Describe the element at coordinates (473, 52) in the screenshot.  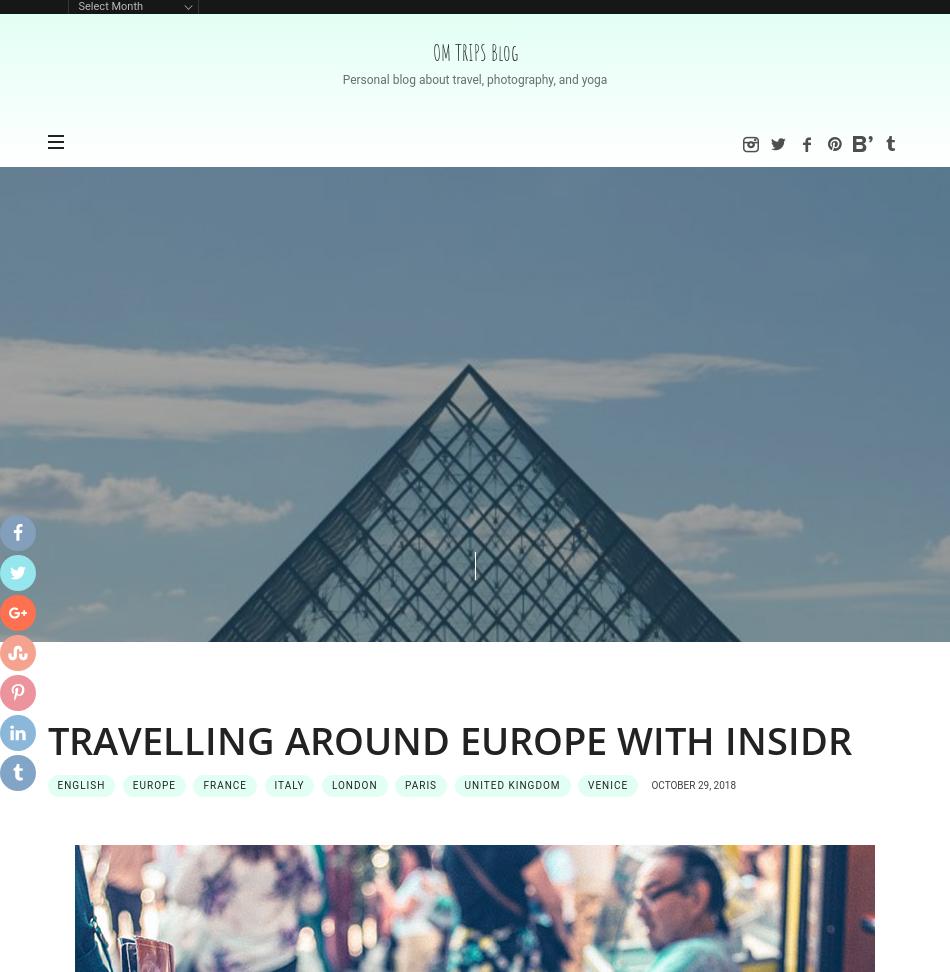
I see `'OM TRIPS Blog'` at that location.